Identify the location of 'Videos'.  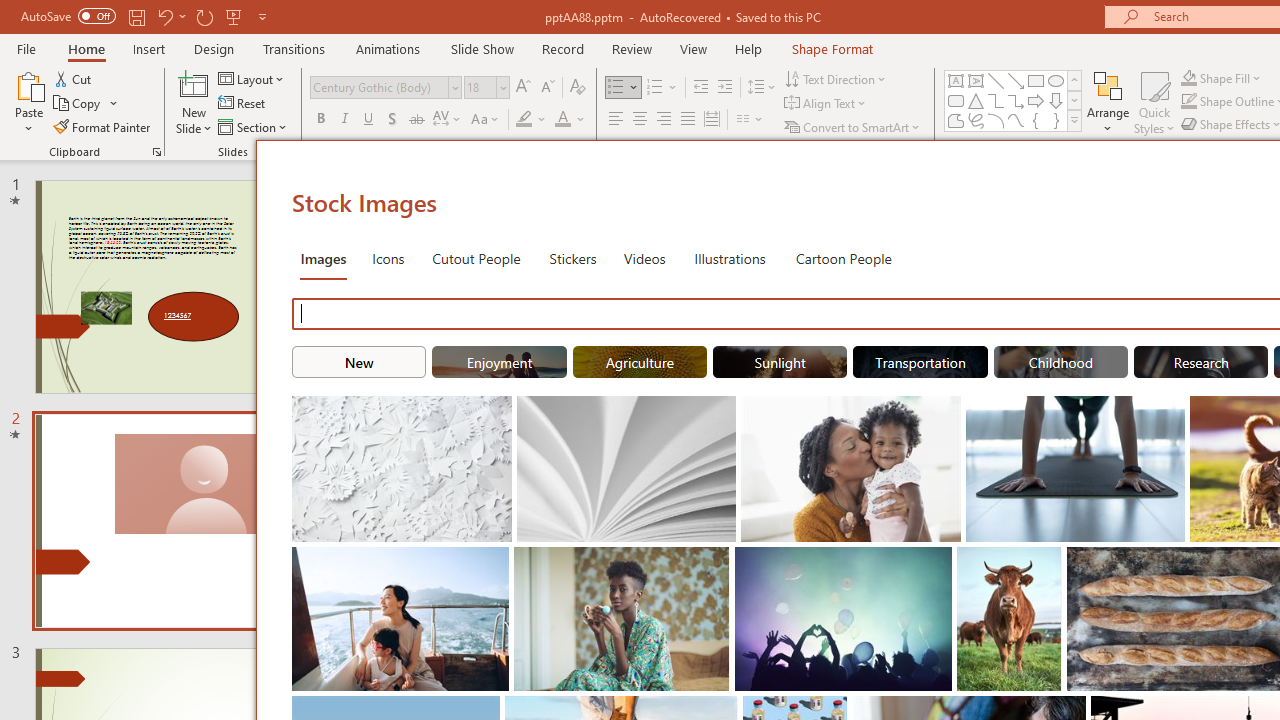
(644, 257).